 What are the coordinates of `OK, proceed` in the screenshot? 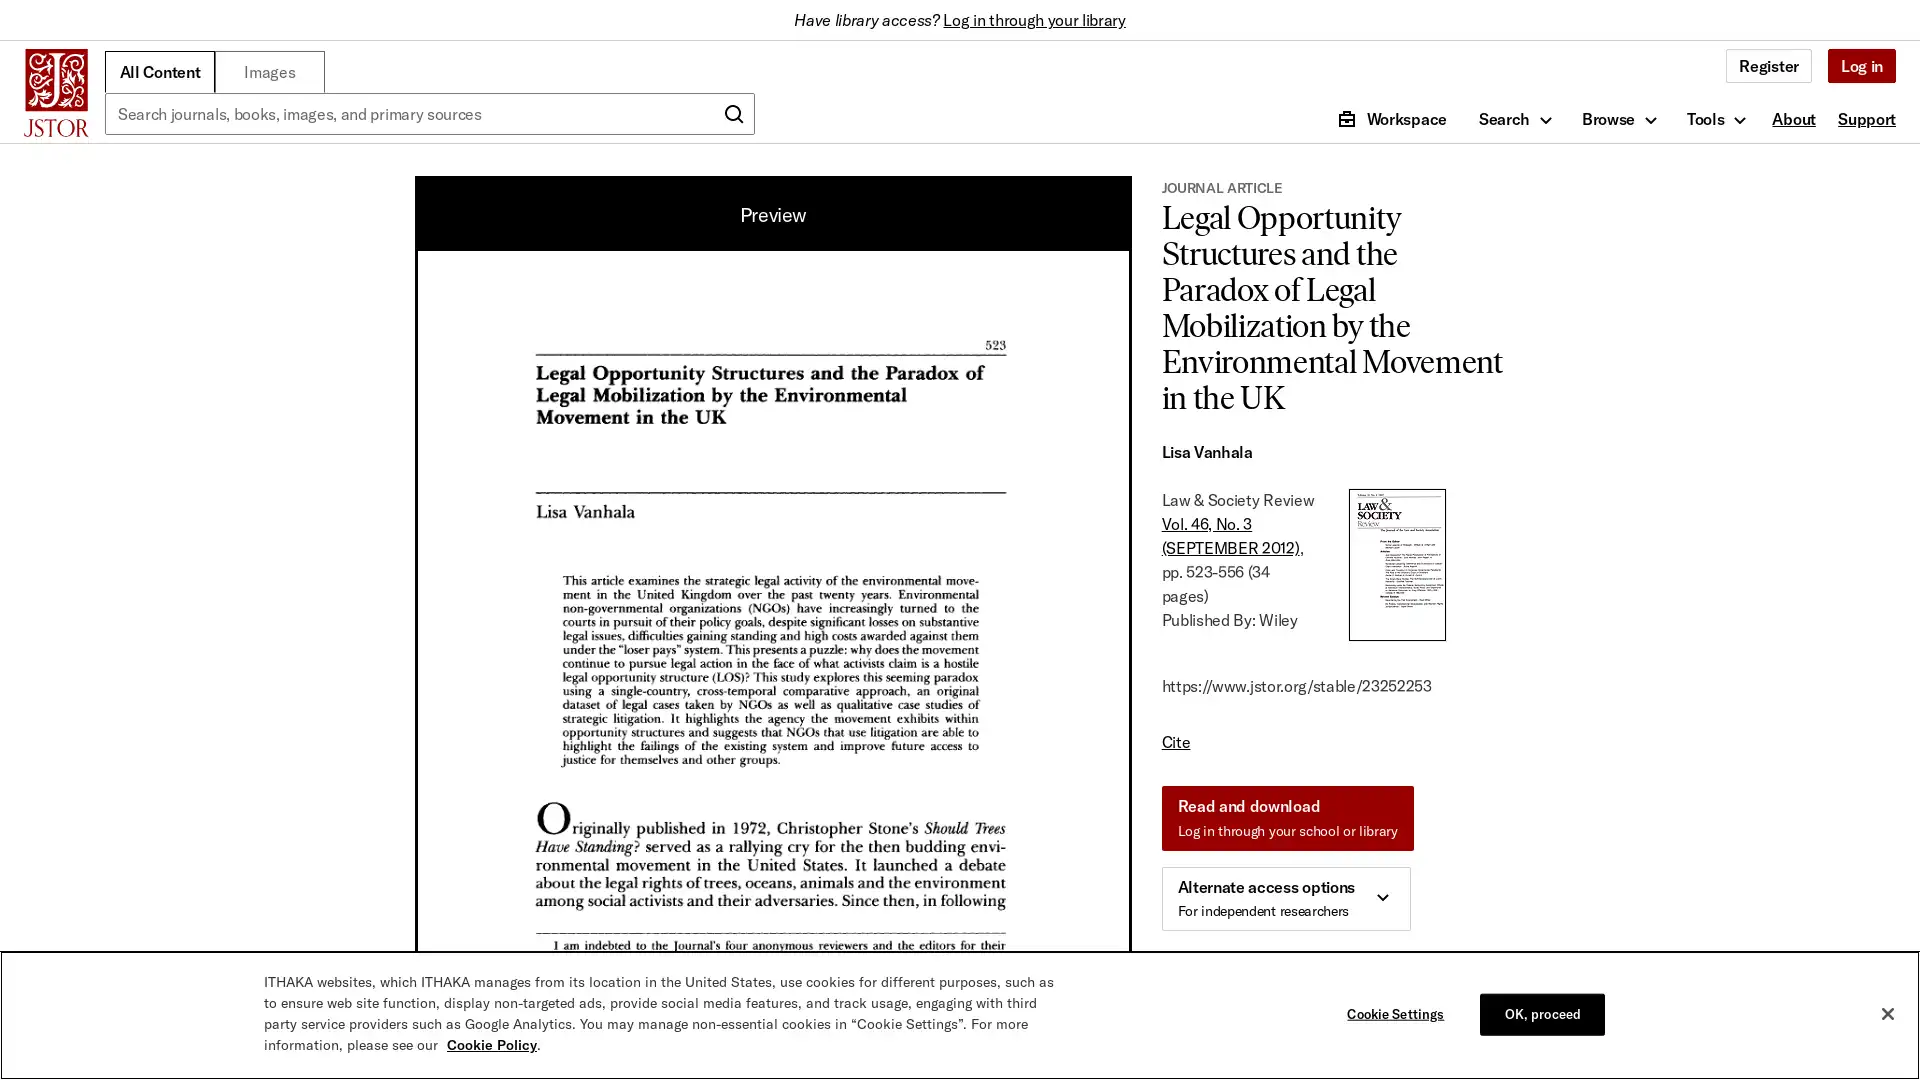 It's located at (1541, 1014).